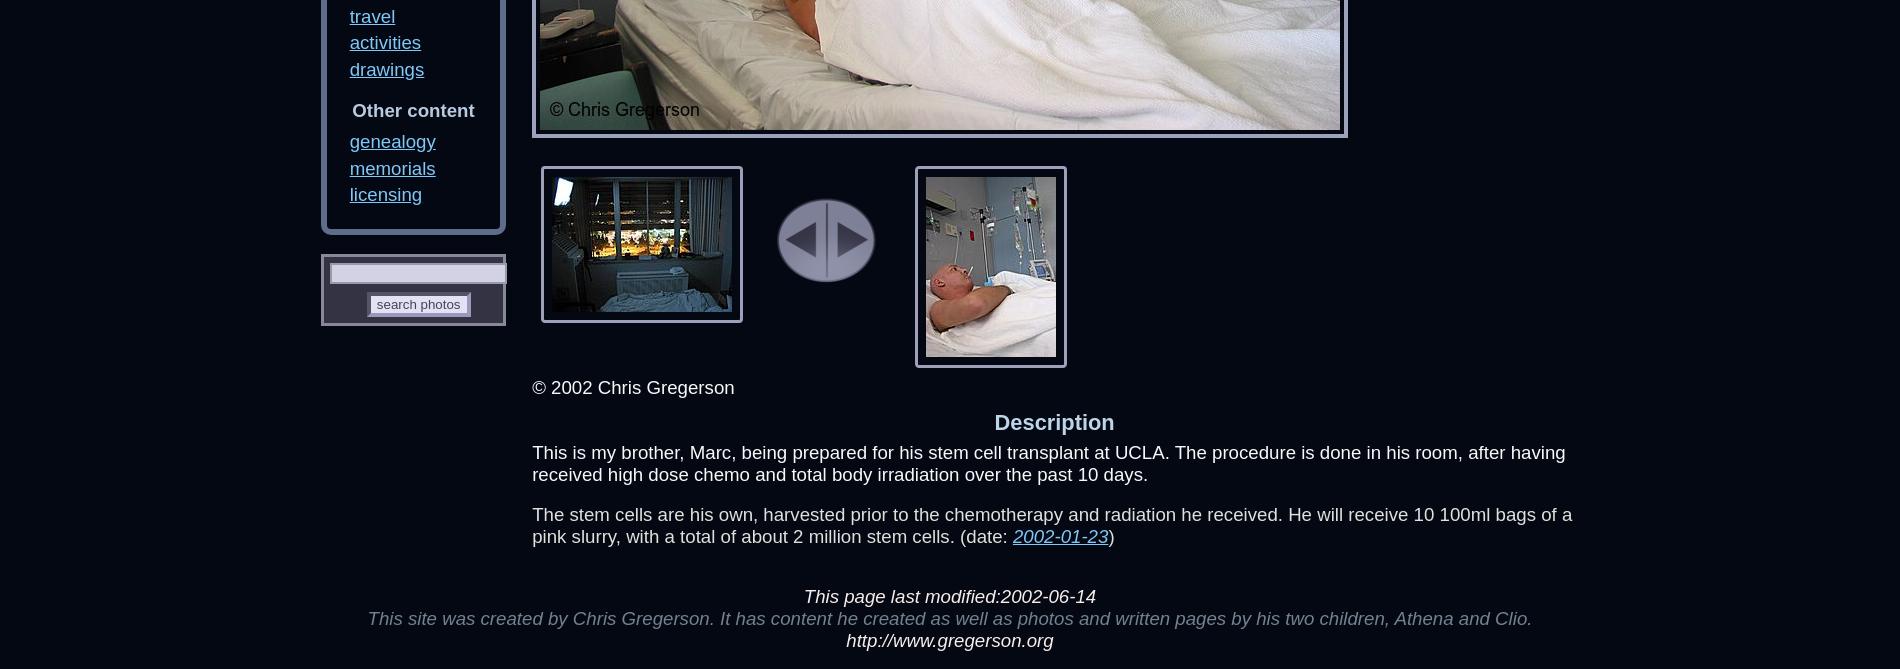 This screenshot has height=669, width=1900. What do you see at coordinates (1060, 536) in the screenshot?
I see `'2002-01-23'` at bounding box center [1060, 536].